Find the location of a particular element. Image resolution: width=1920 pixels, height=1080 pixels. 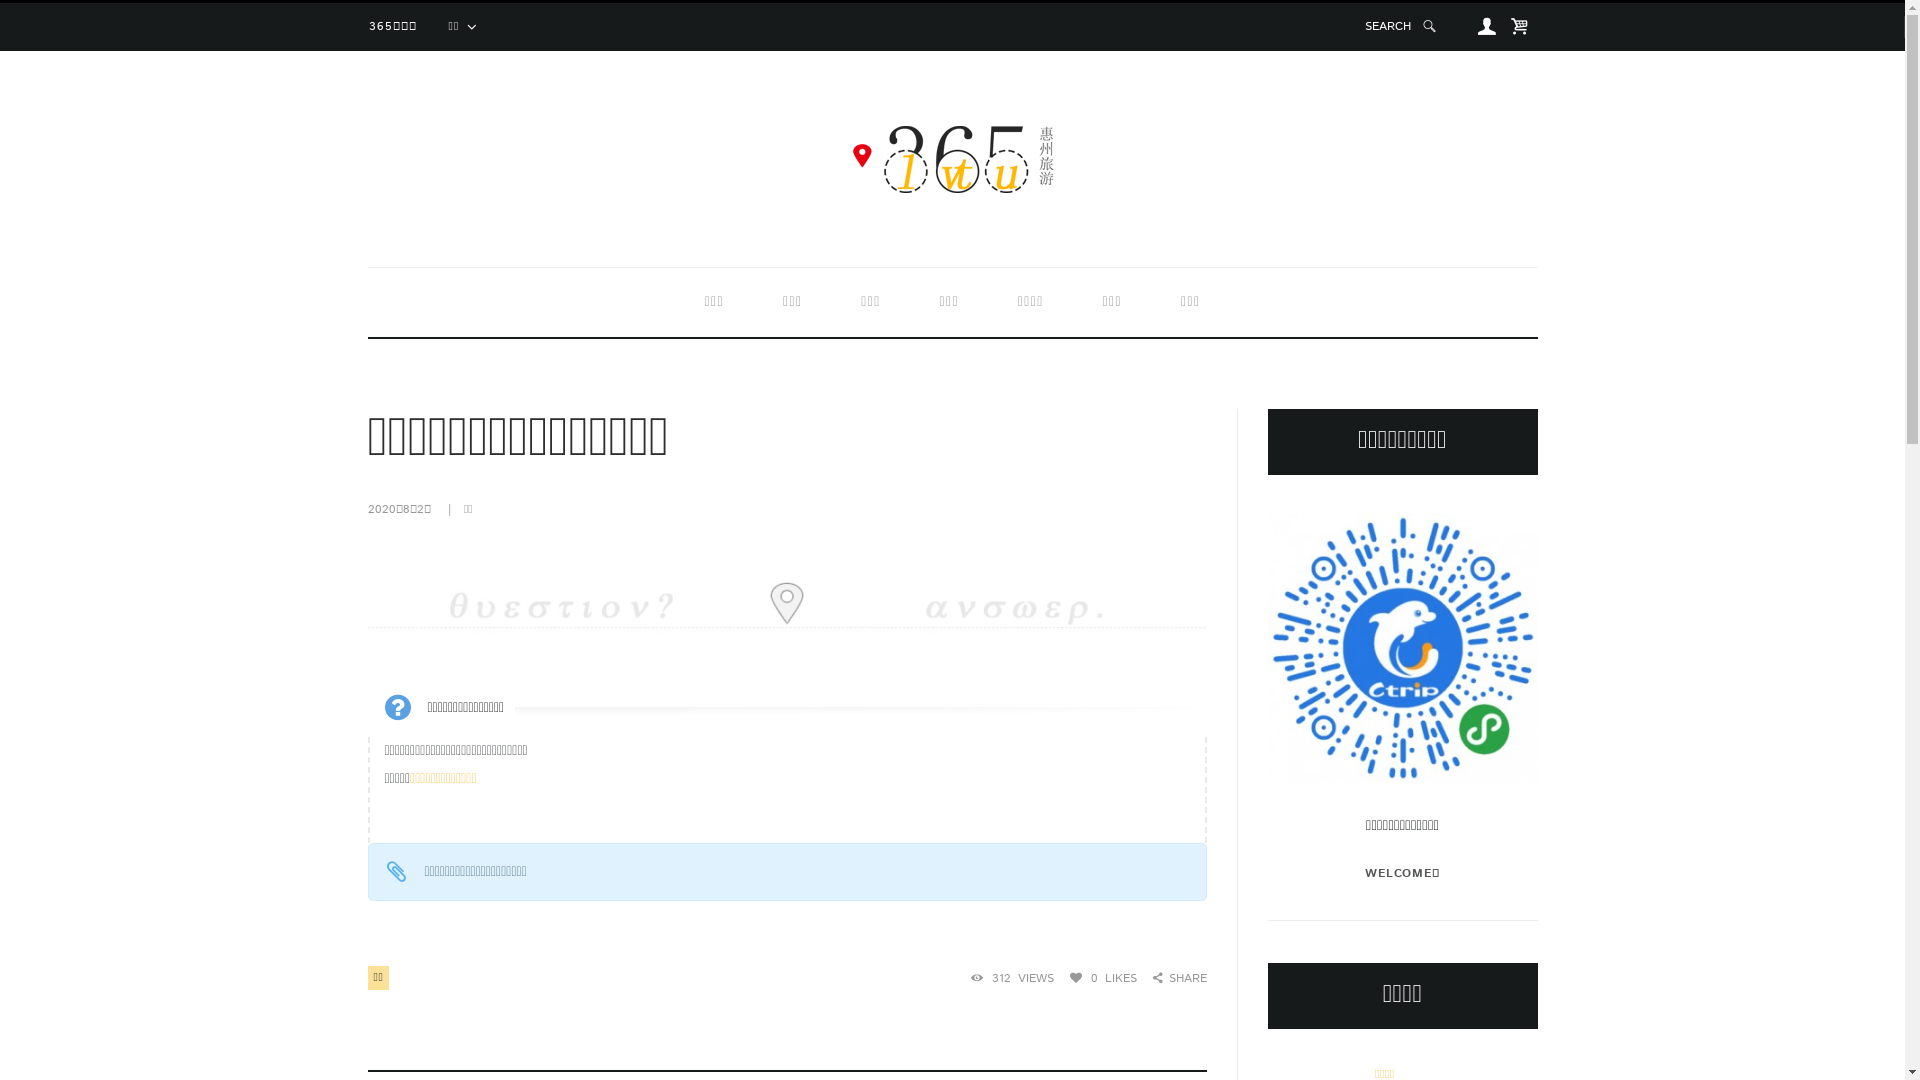

'SHARE' is located at coordinates (1152, 977).